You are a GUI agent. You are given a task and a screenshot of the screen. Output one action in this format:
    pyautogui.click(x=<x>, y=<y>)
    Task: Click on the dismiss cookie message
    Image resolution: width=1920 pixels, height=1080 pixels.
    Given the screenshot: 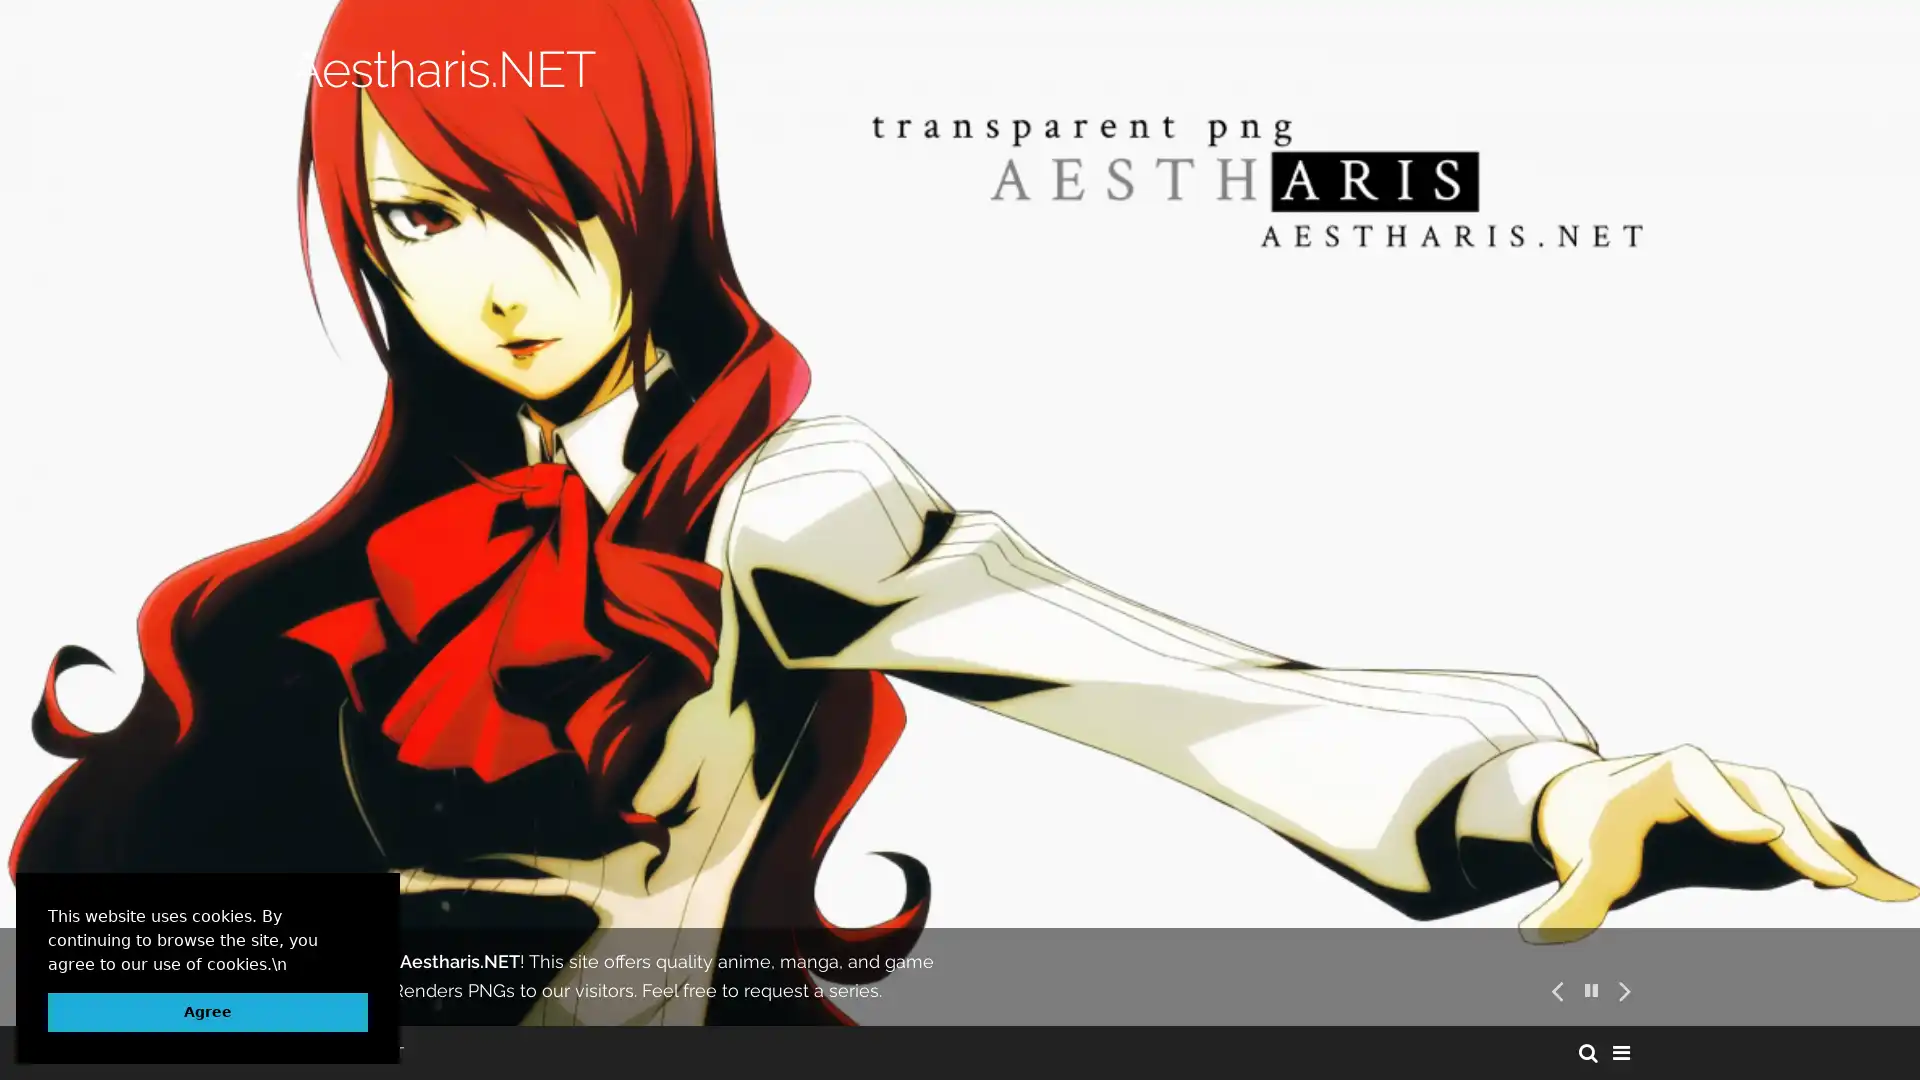 What is the action you would take?
    pyautogui.click(x=207, y=1011)
    